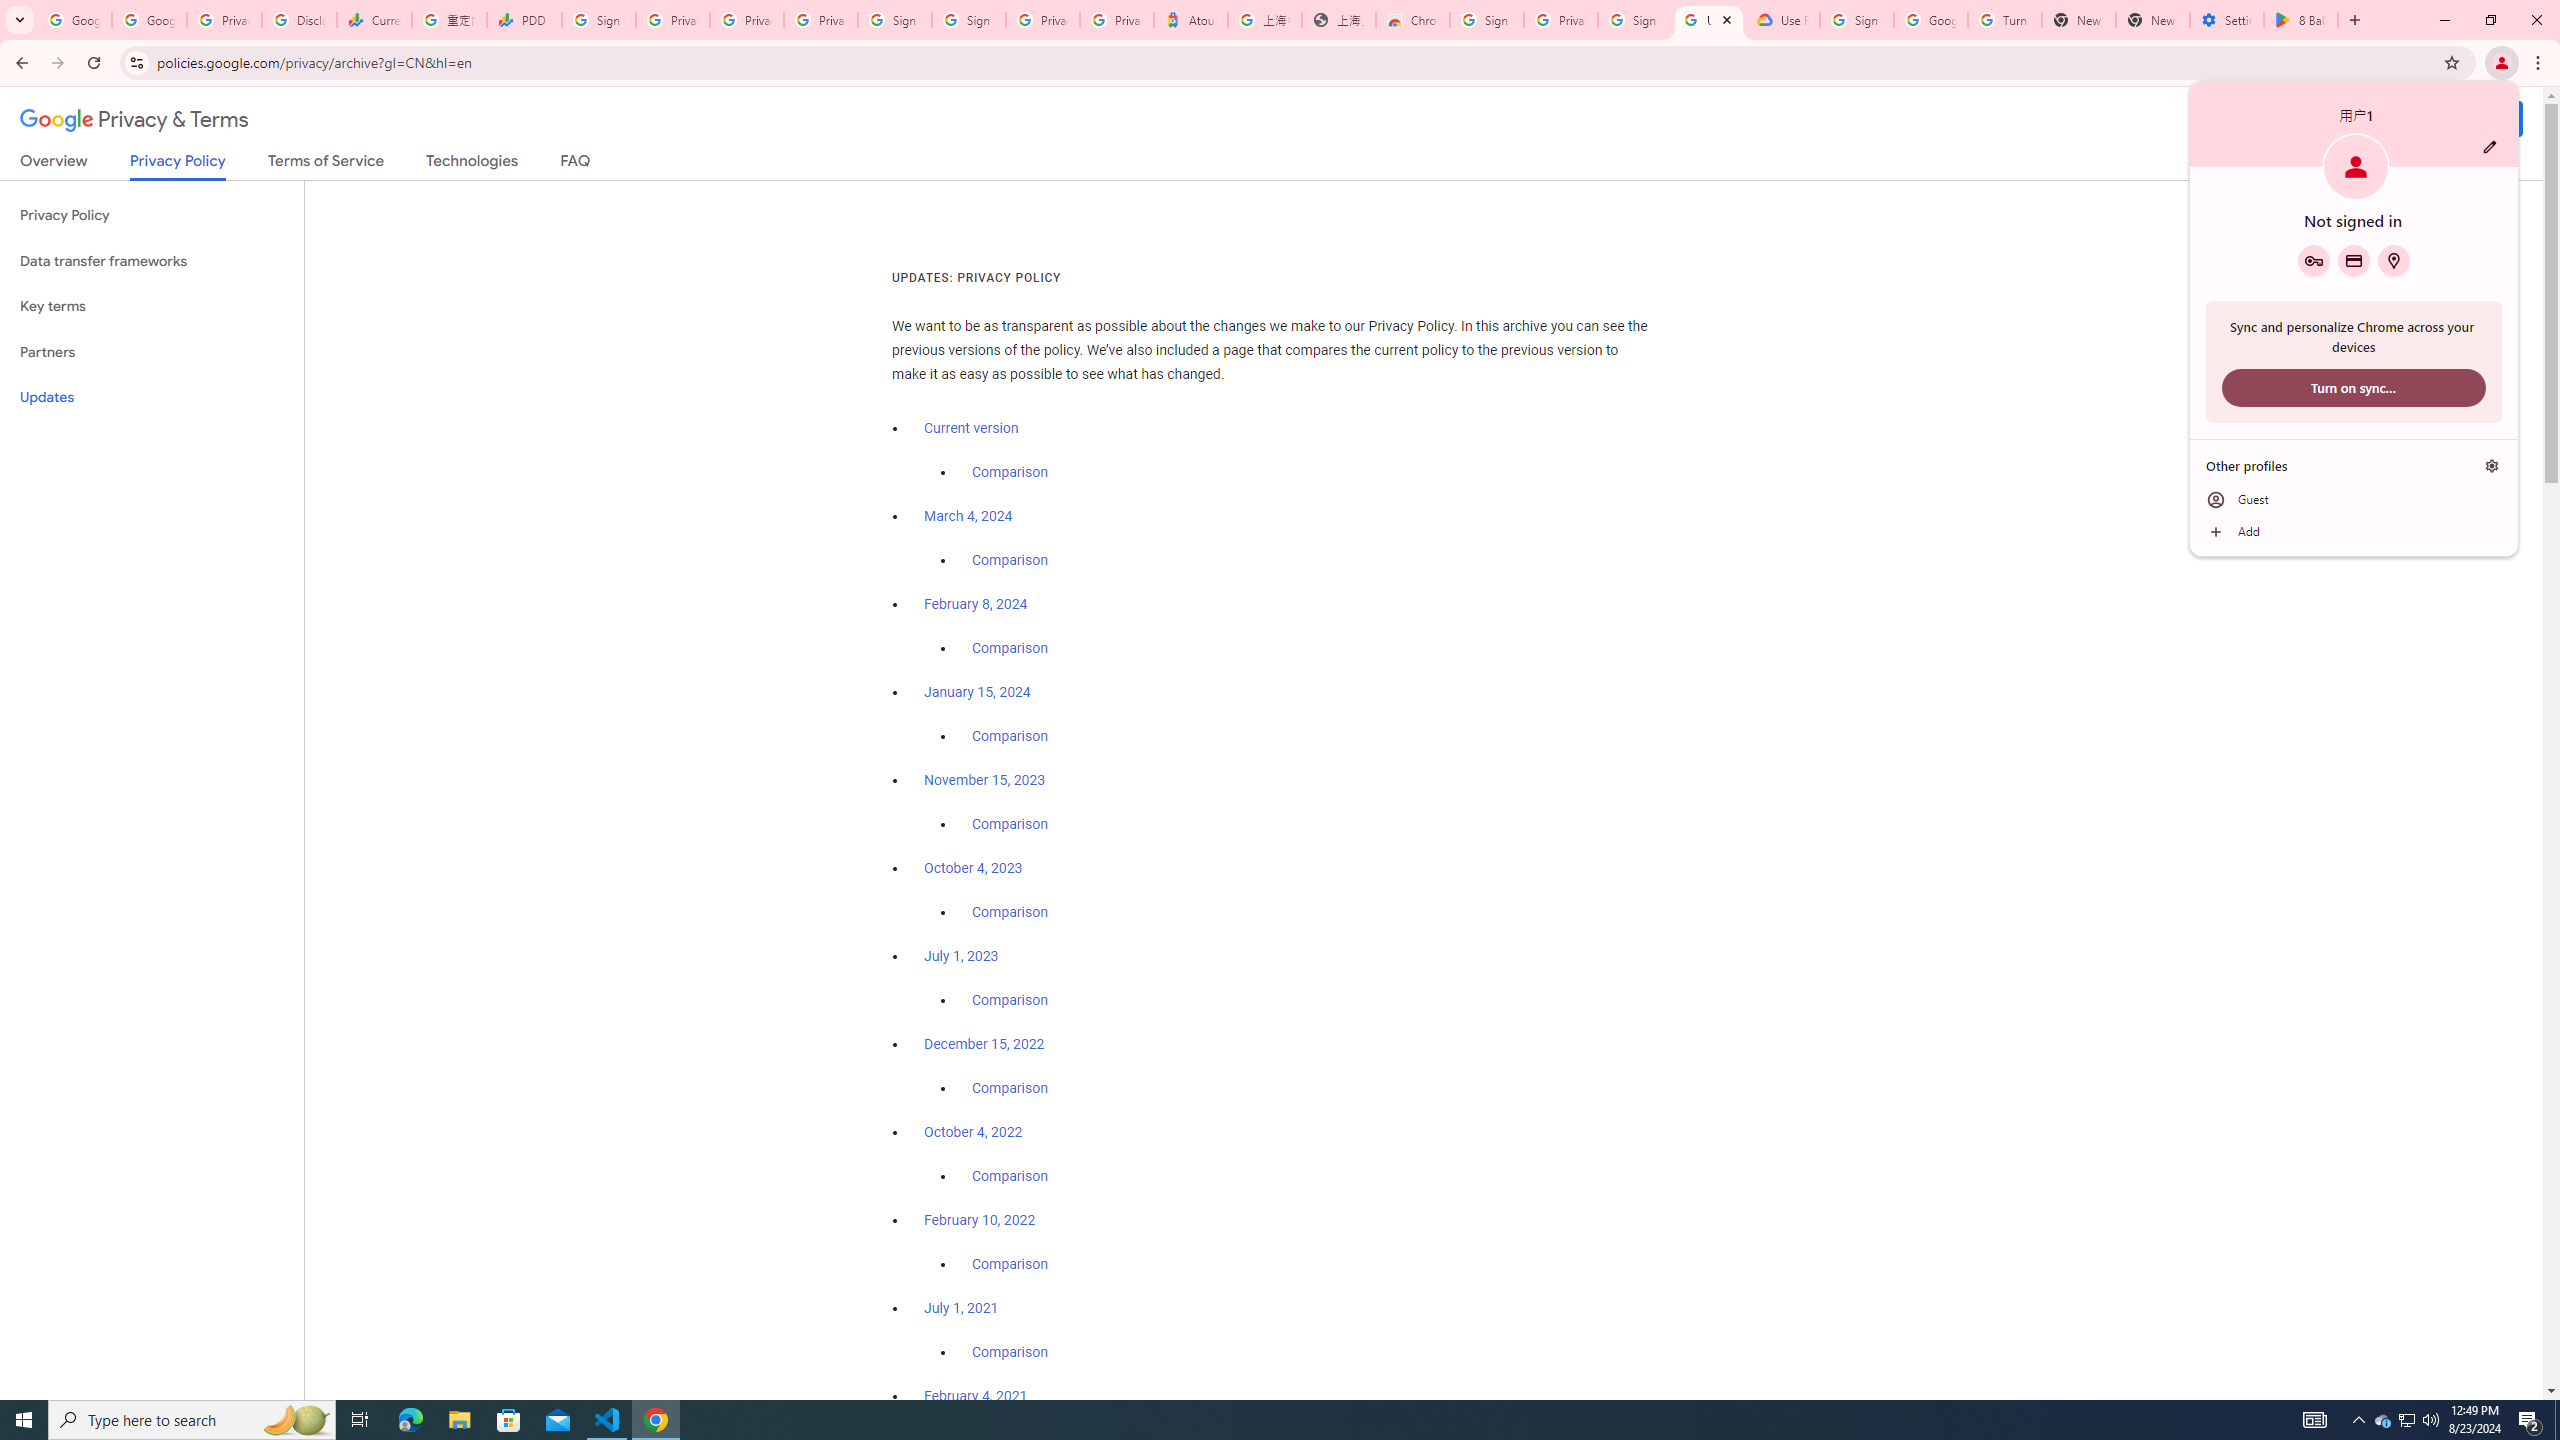 This screenshot has width=2560, height=1440. What do you see at coordinates (458, 1418) in the screenshot?
I see `'File Explorer'` at bounding box center [458, 1418].